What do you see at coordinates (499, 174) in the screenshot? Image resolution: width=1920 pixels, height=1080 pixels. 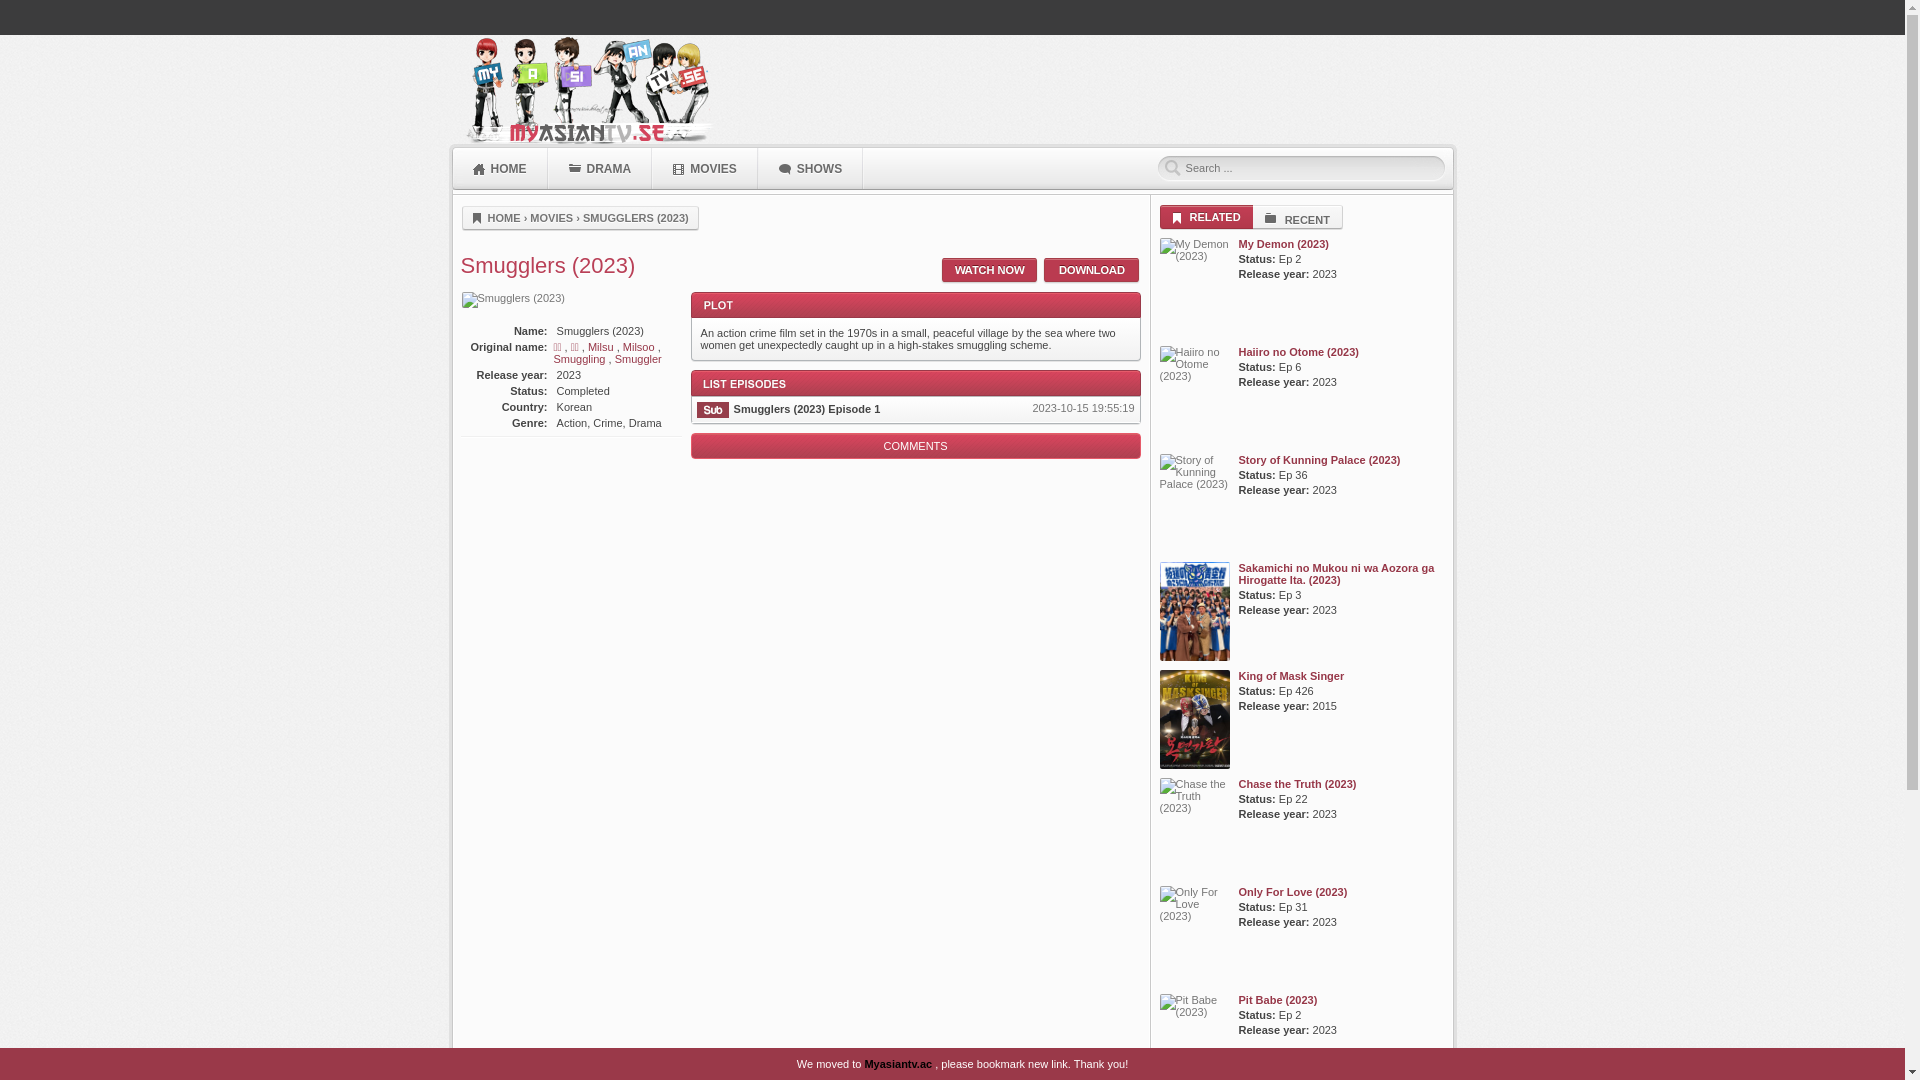 I see `'HOME'` at bounding box center [499, 174].